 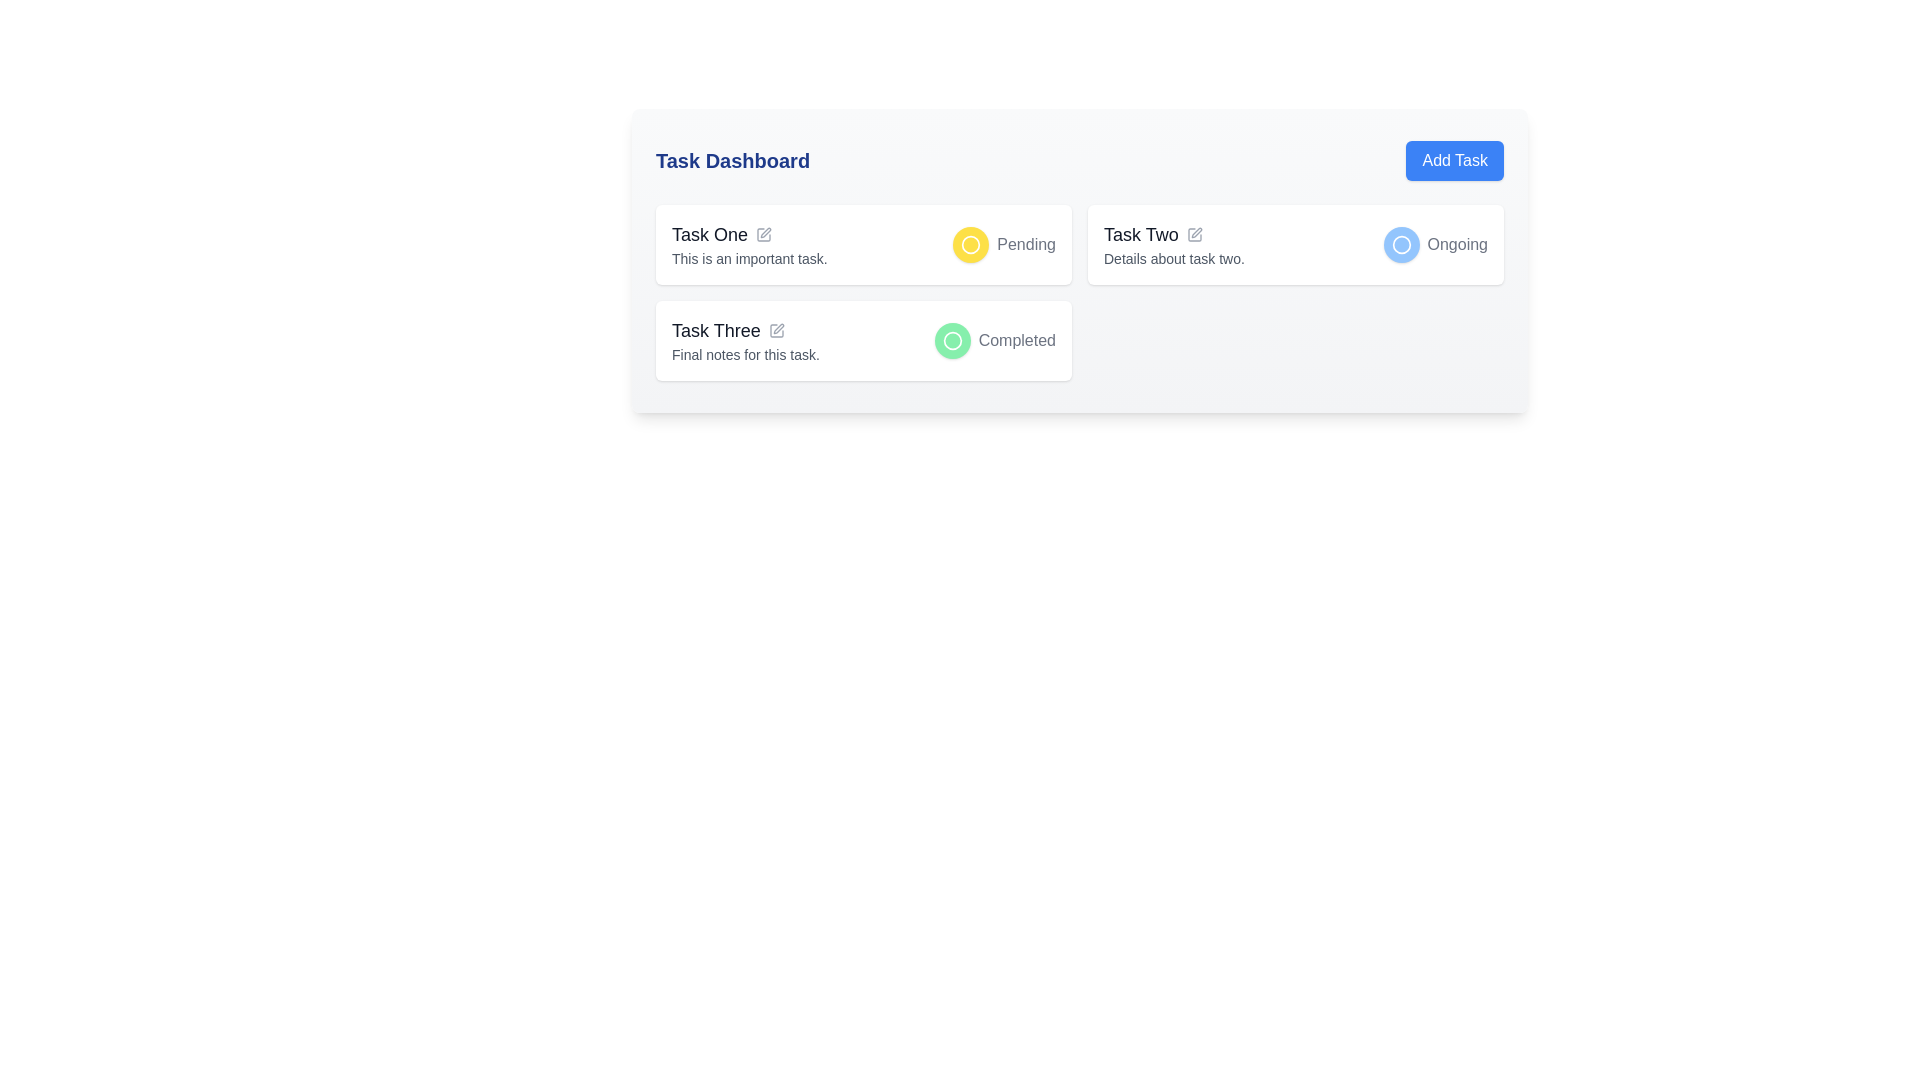 I want to click on status information from the green circular icon with the label 'Completed' that indicates task status, positioned to the right of 'Task Three', so click(x=995, y=339).